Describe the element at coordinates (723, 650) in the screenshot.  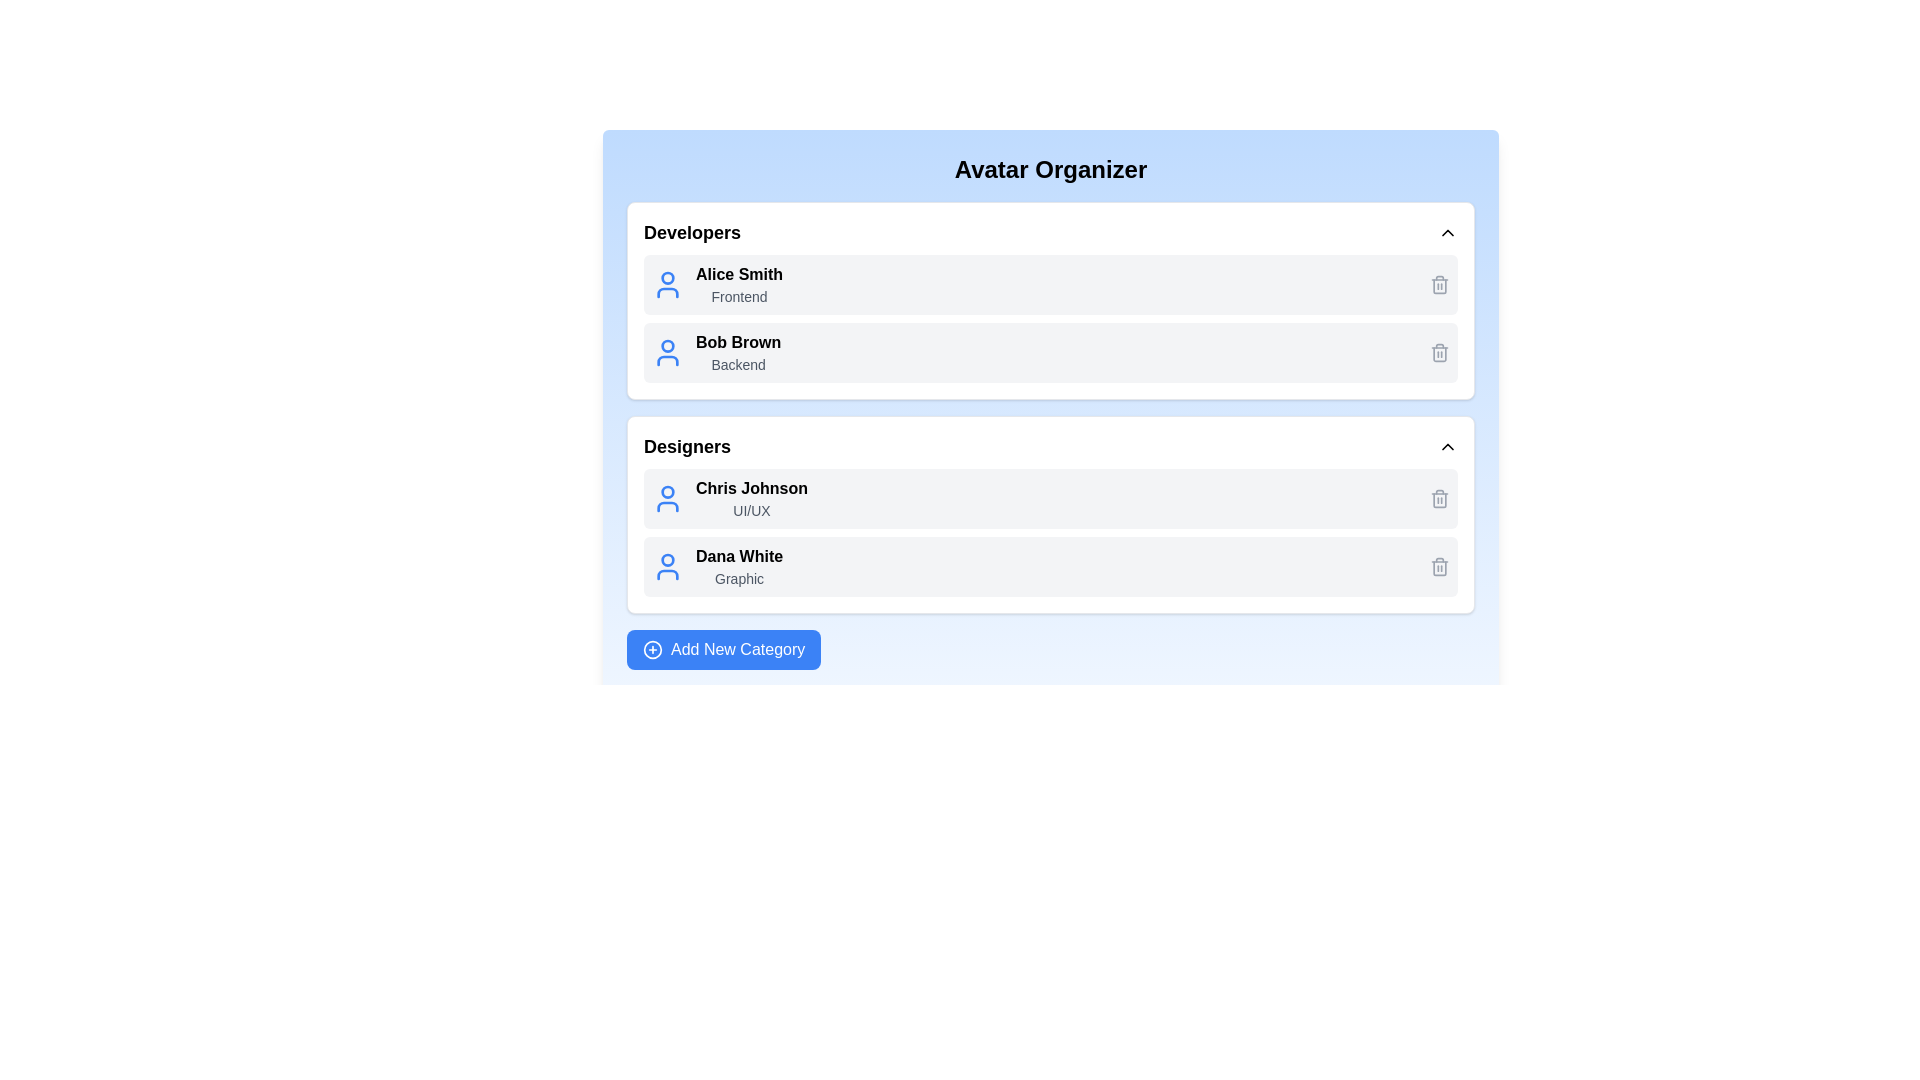
I see `the rectangular blue button labeled 'Add New Category' with a white plus icon` at that location.